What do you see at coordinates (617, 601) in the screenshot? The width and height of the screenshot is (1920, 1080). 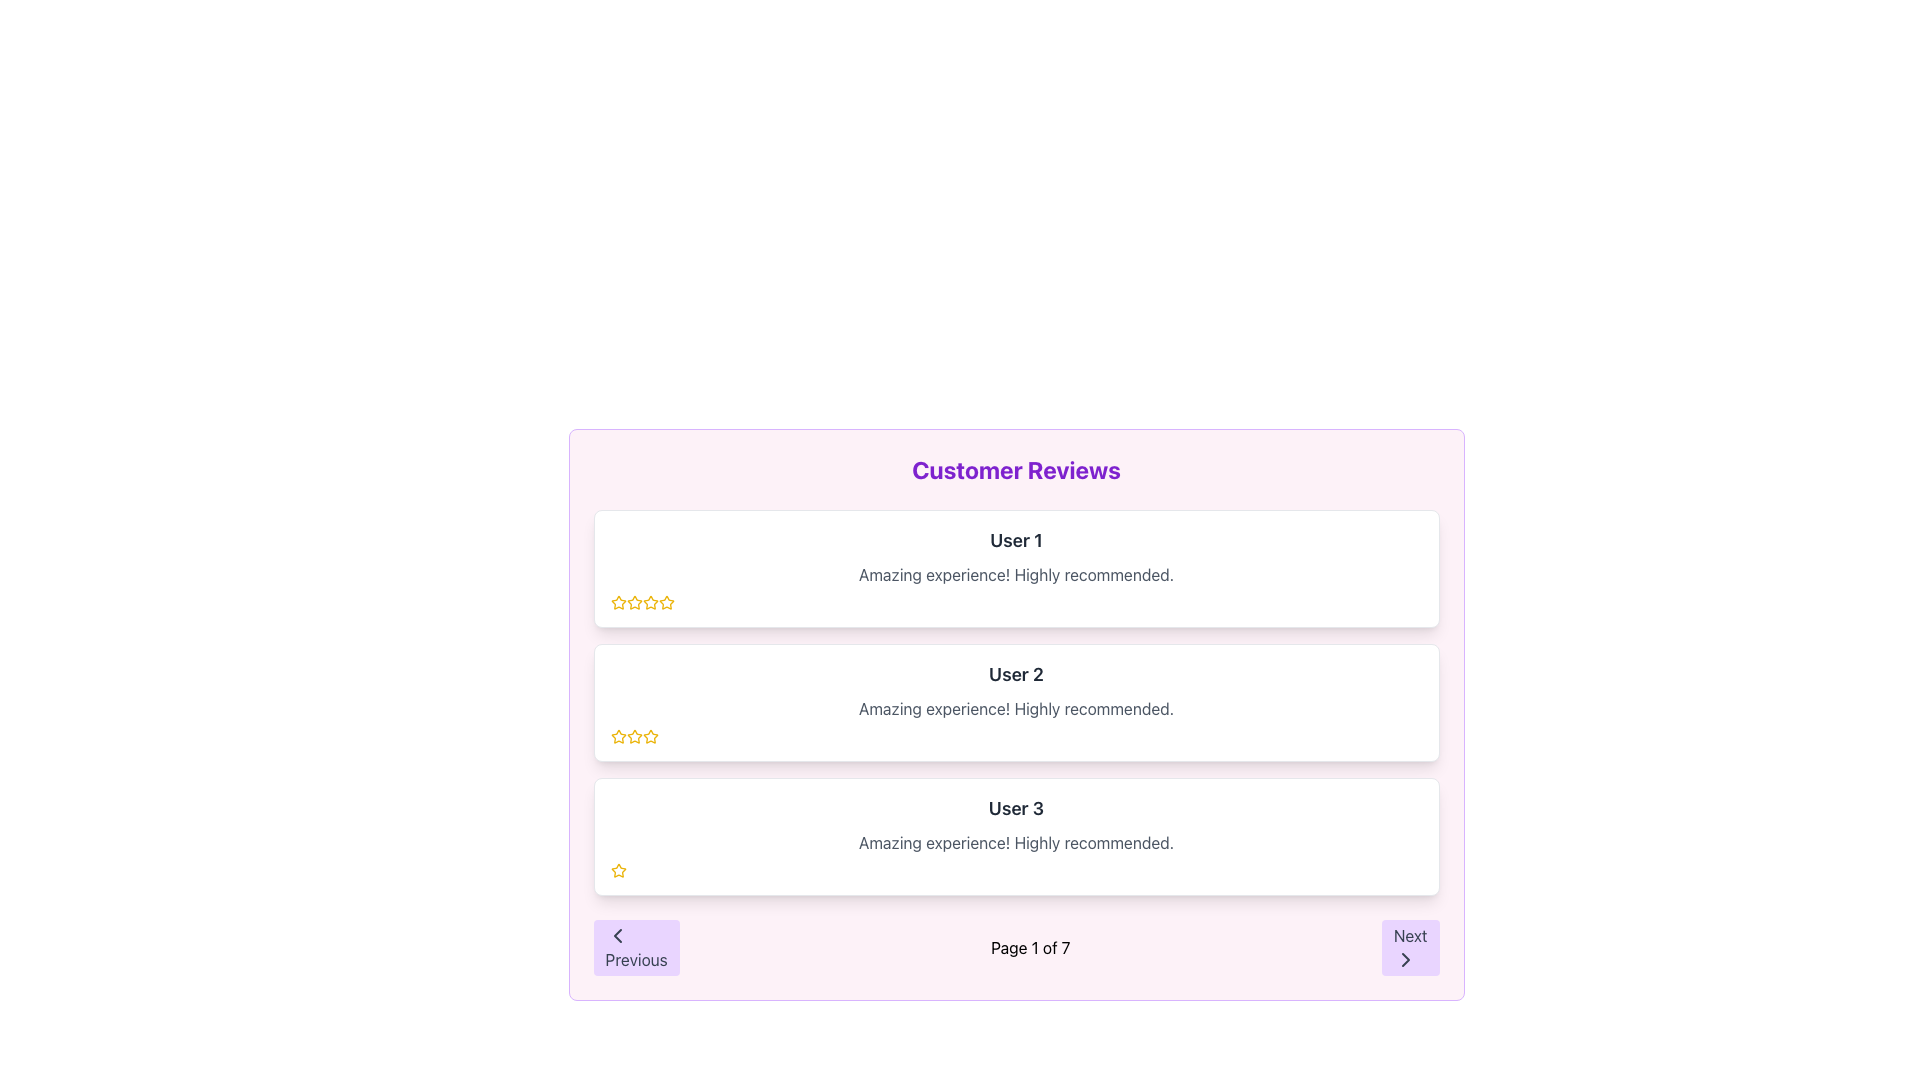 I see `the first hollow yellow outlined star icon in the rating bar of the first review section` at bounding box center [617, 601].